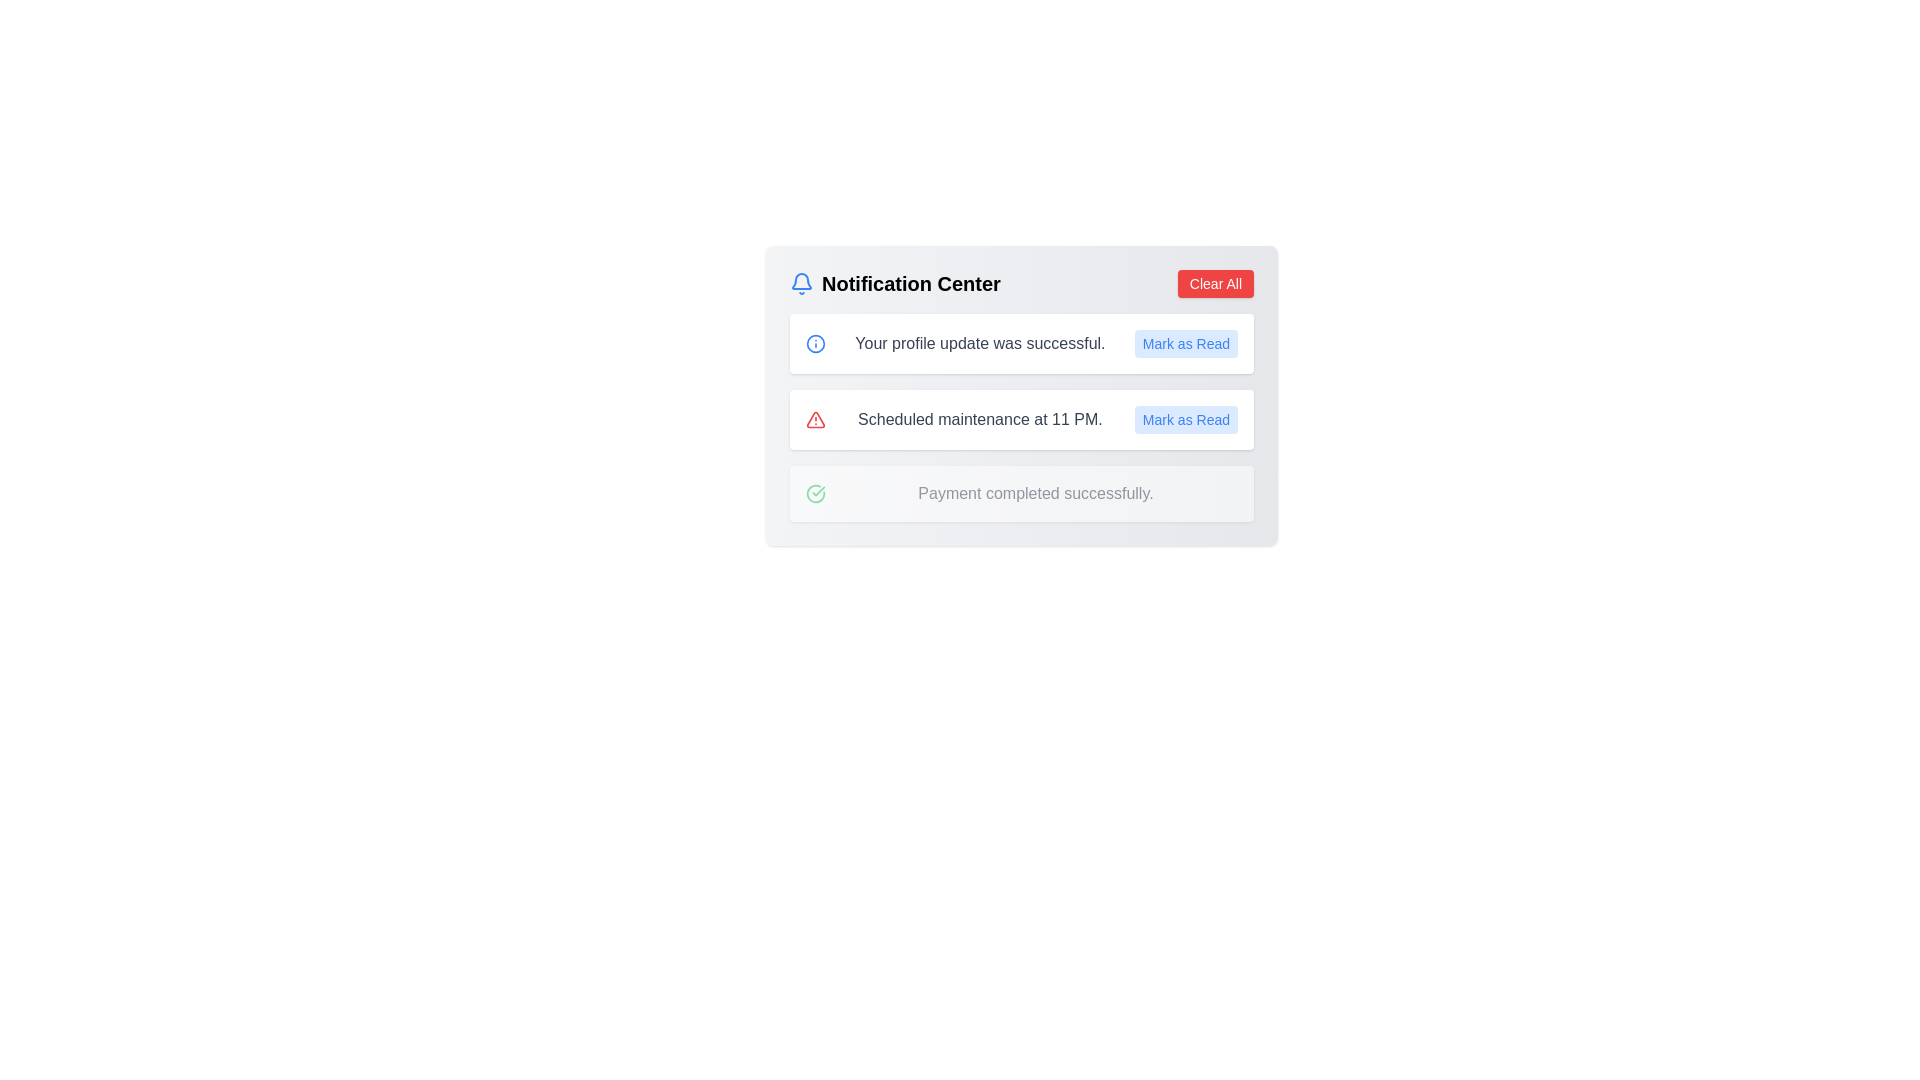  Describe the element at coordinates (980, 342) in the screenshot. I see `the text label that says 'Your profile update was successful.' which is styled in gray and located in the second row of the notification list, bordered by a blue circular icon on the left` at that location.